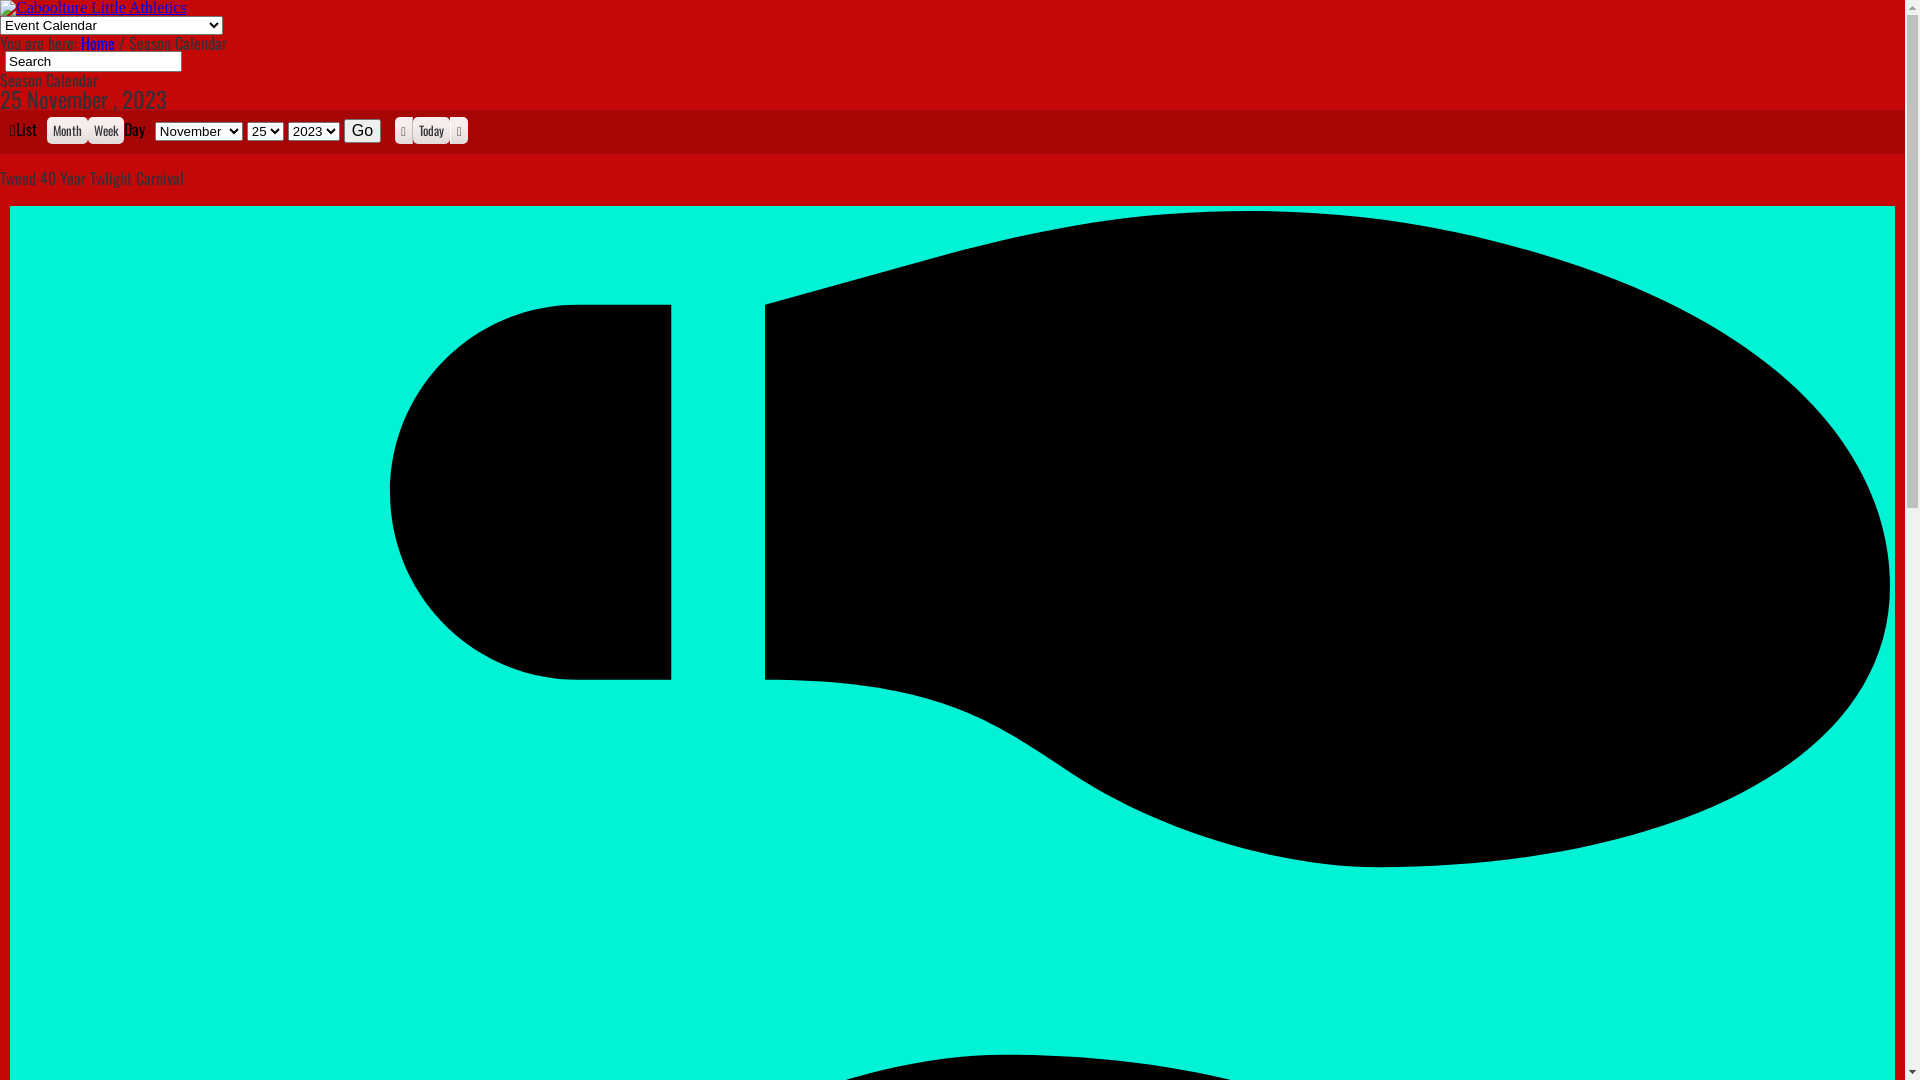 The image size is (1920, 1080). I want to click on 'Today', so click(411, 130).